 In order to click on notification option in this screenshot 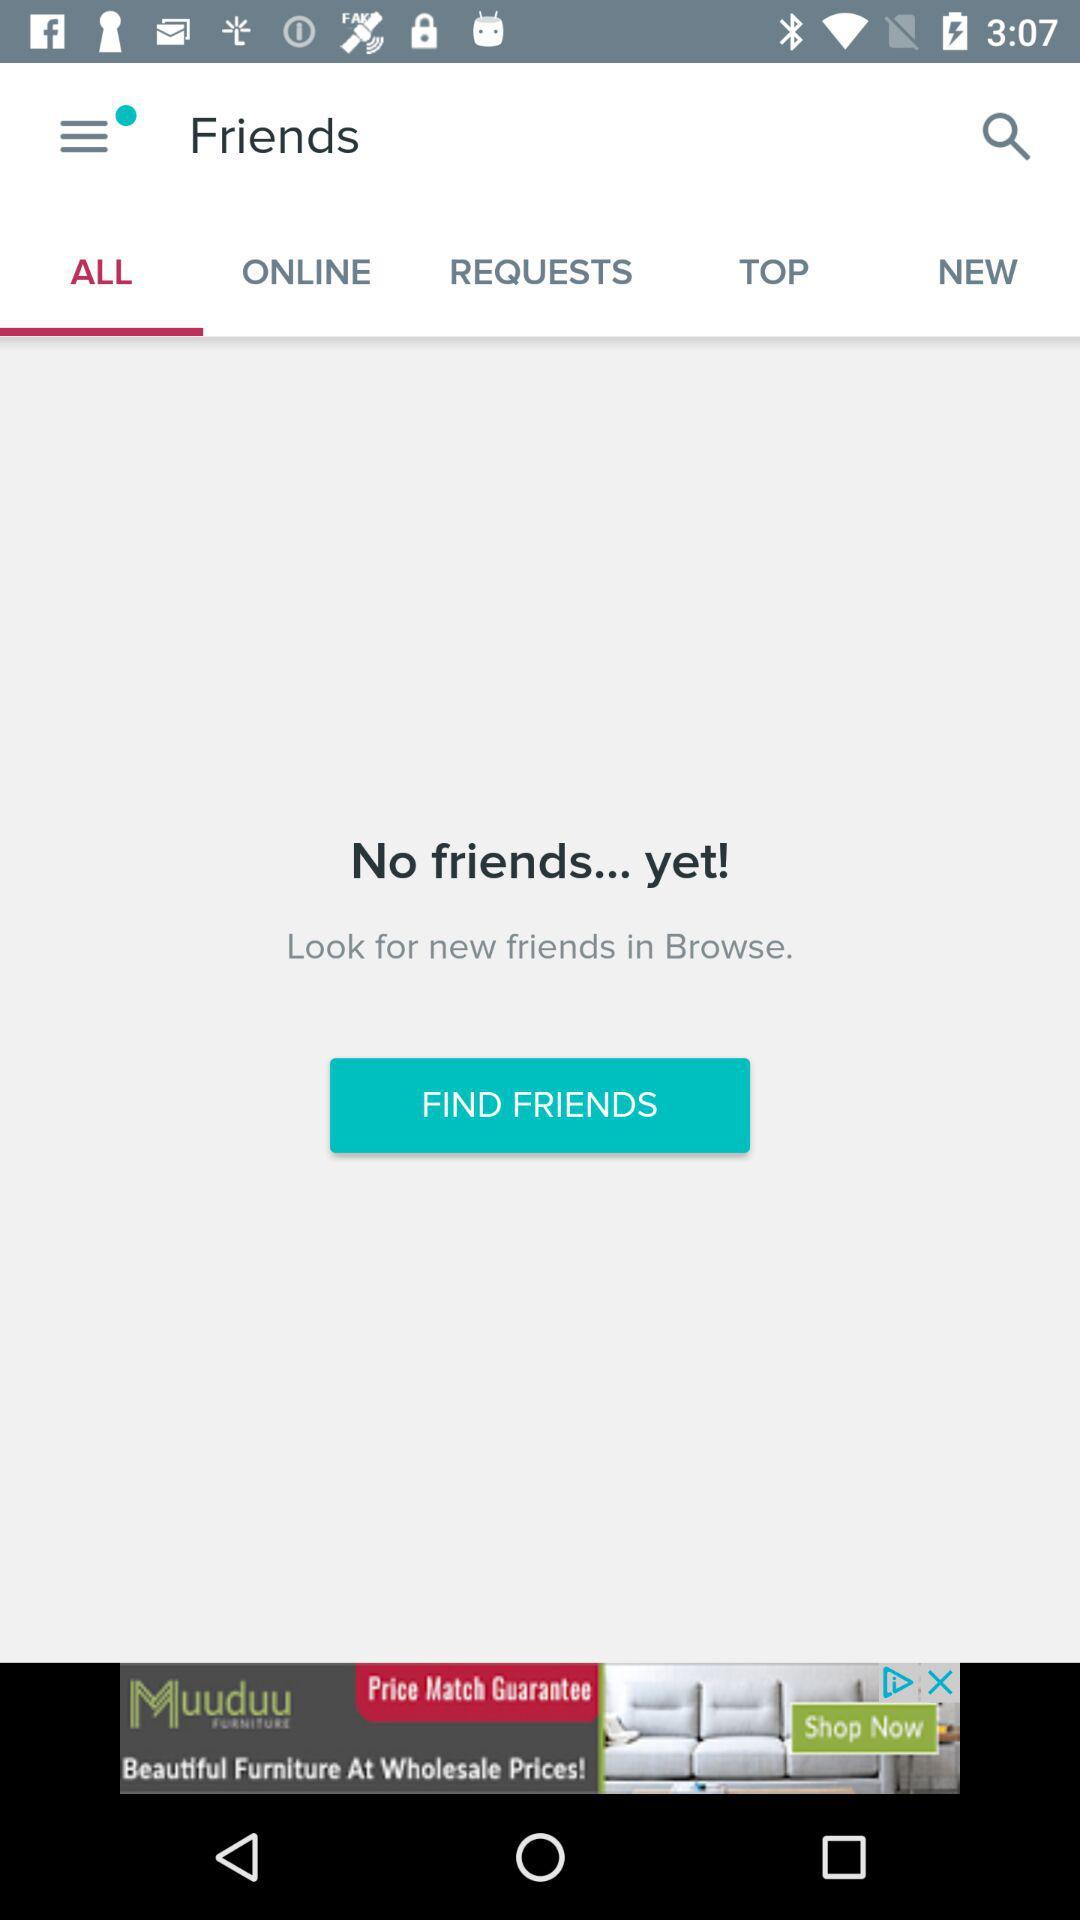, I will do `click(83, 135)`.